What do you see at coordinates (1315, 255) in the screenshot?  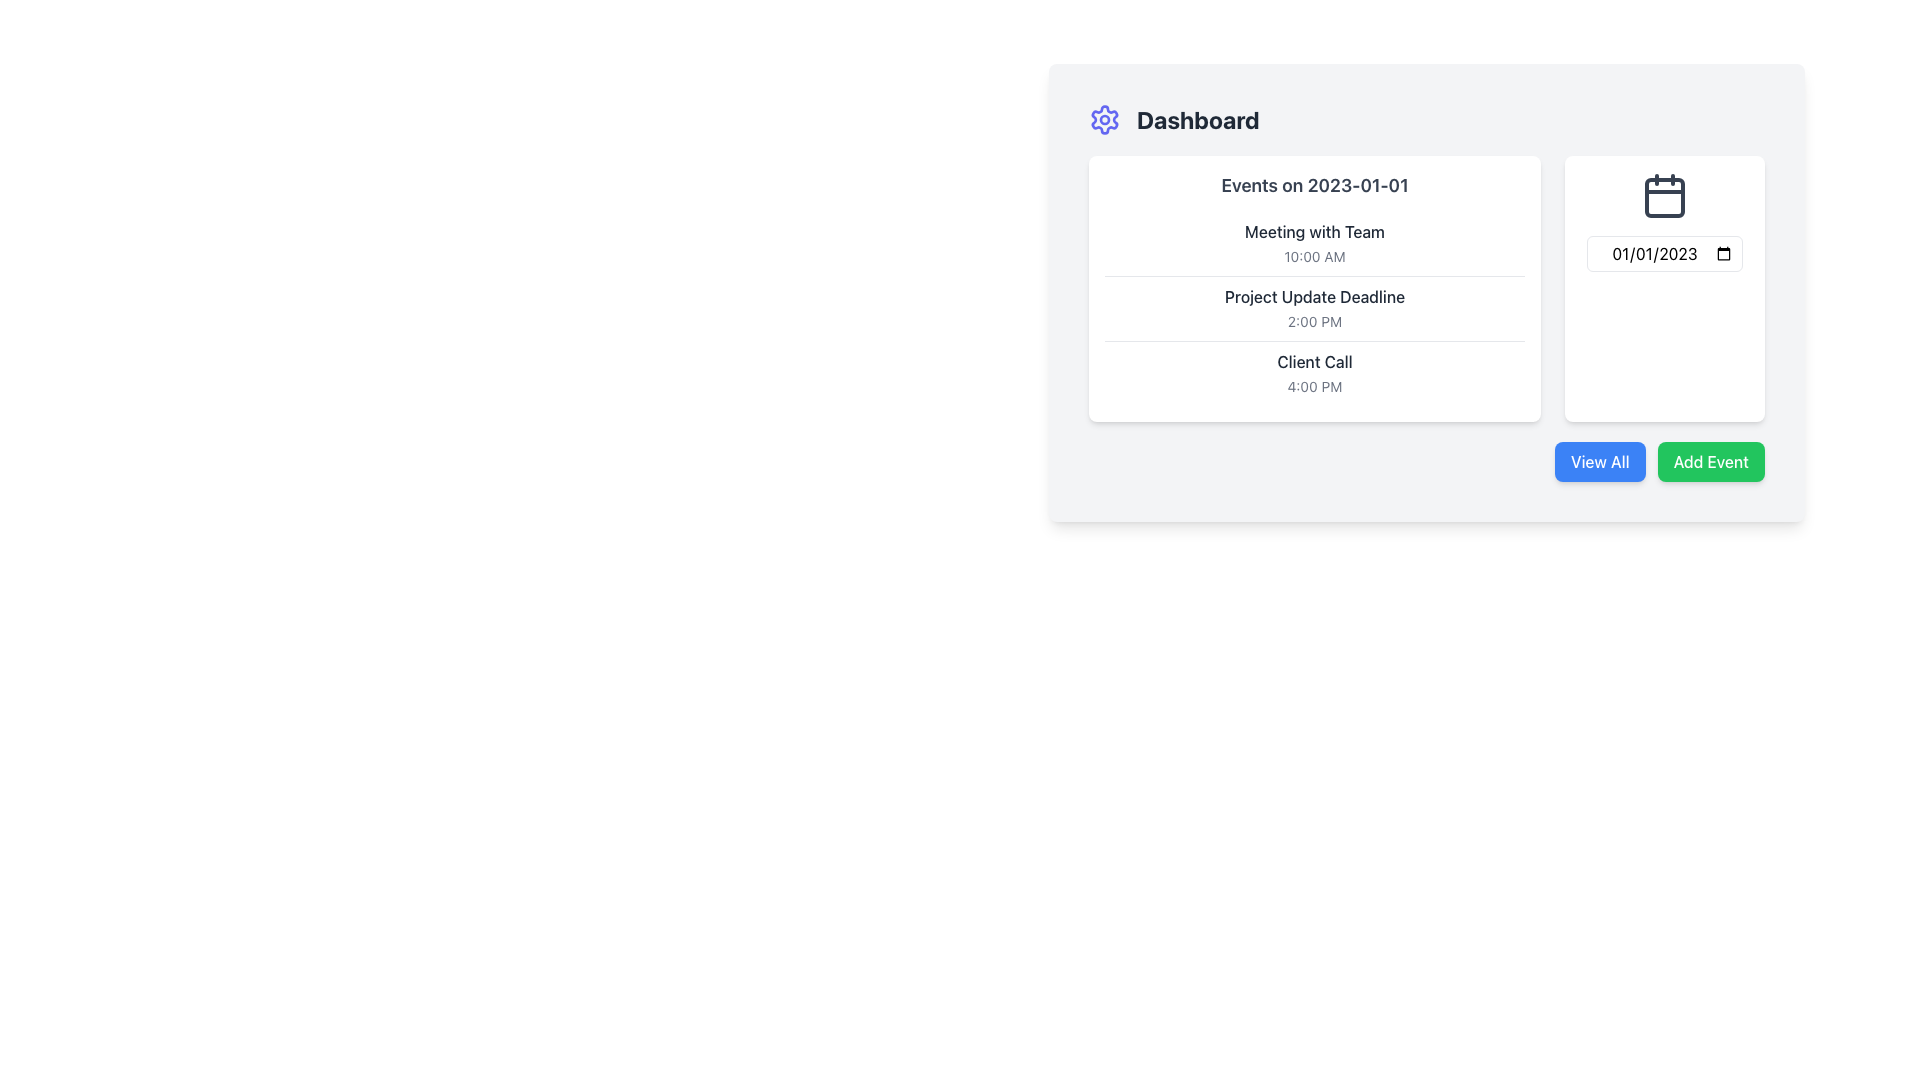 I see `Text Label displaying the scheduled time for the meeting entry in the events section of the 'Dashboard' page, located beneath the 'Meeting with Team' label` at bounding box center [1315, 255].